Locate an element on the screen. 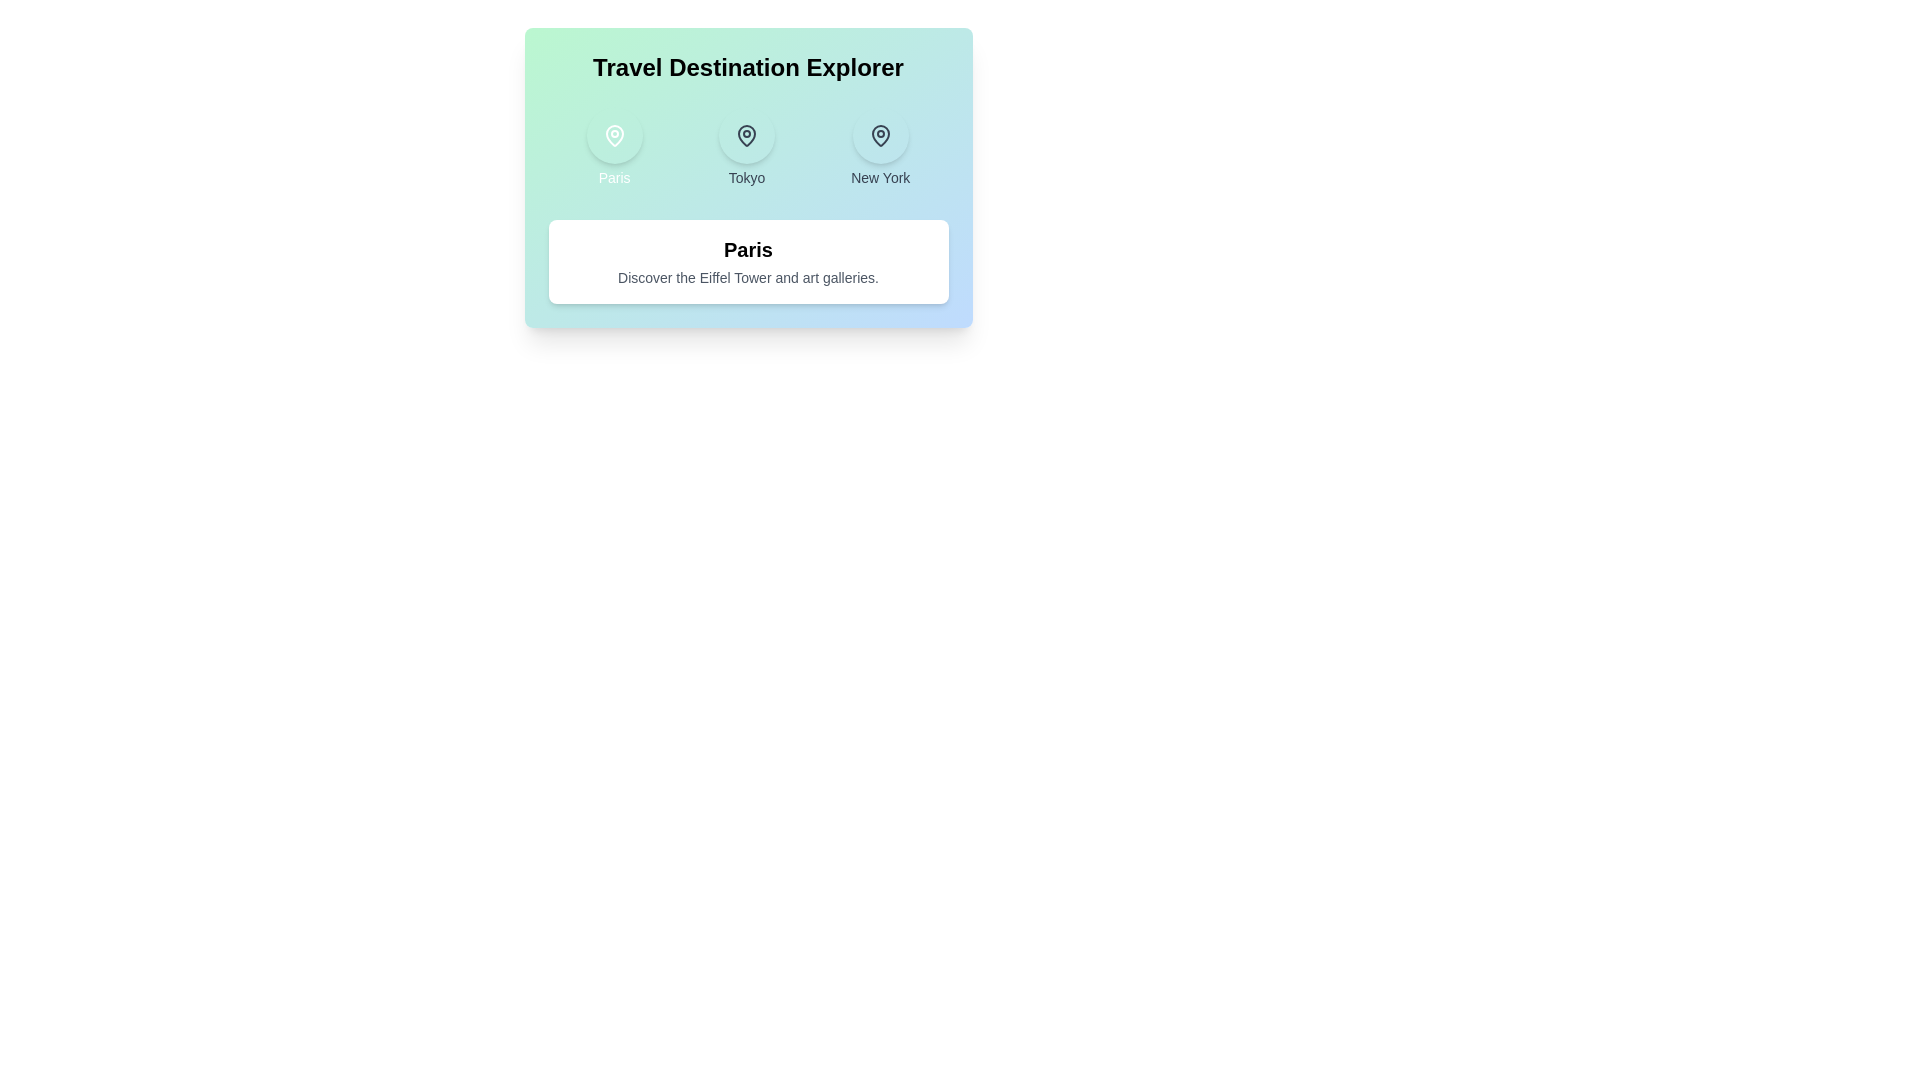 Image resolution: width=1920 pixels, height=1080 pixels. the 'Tokyo' travel destination button, which is the second button in a horizontal alignment below the 'Travel Destination Explorer' heading is located at coordinates (745, 135).